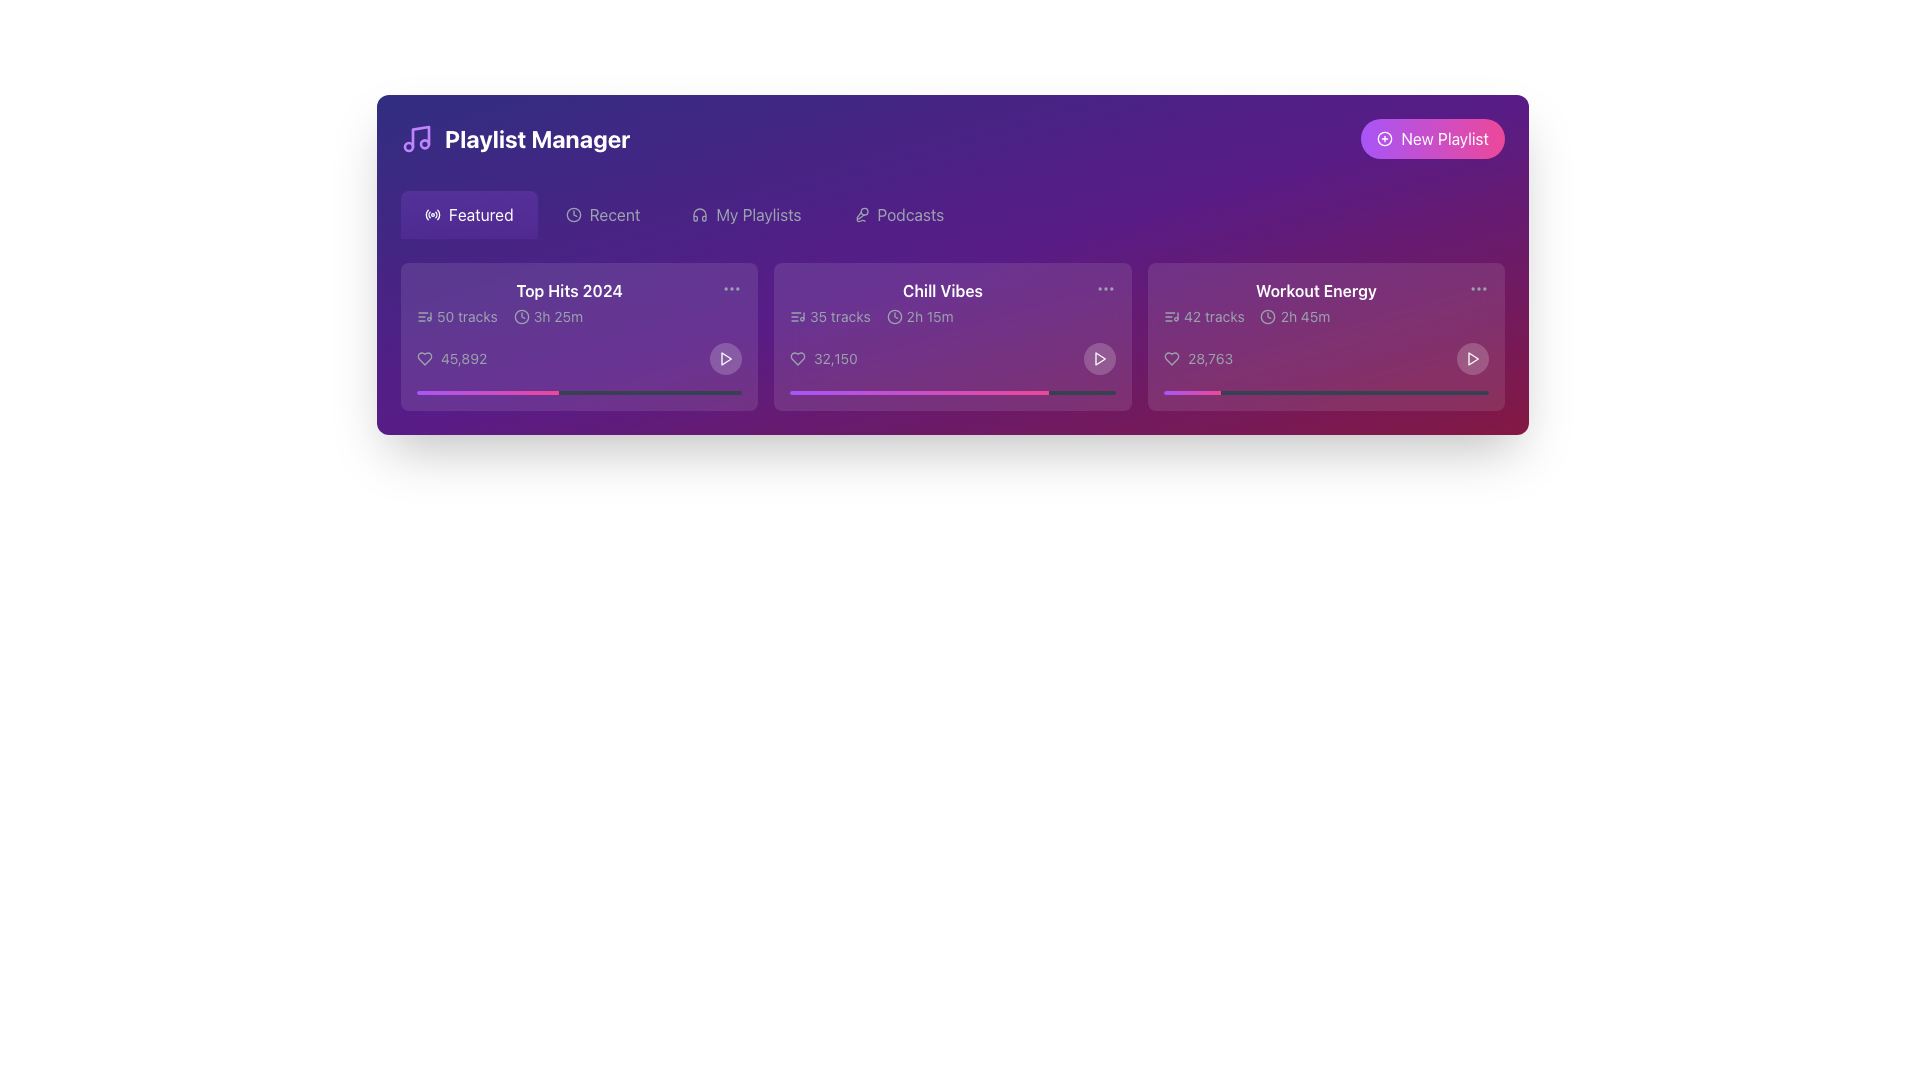  Describe the element at coordinates (568, 303) in the screenshot. I see `the 'Top Hits 2024' playlist preview card` at that location.